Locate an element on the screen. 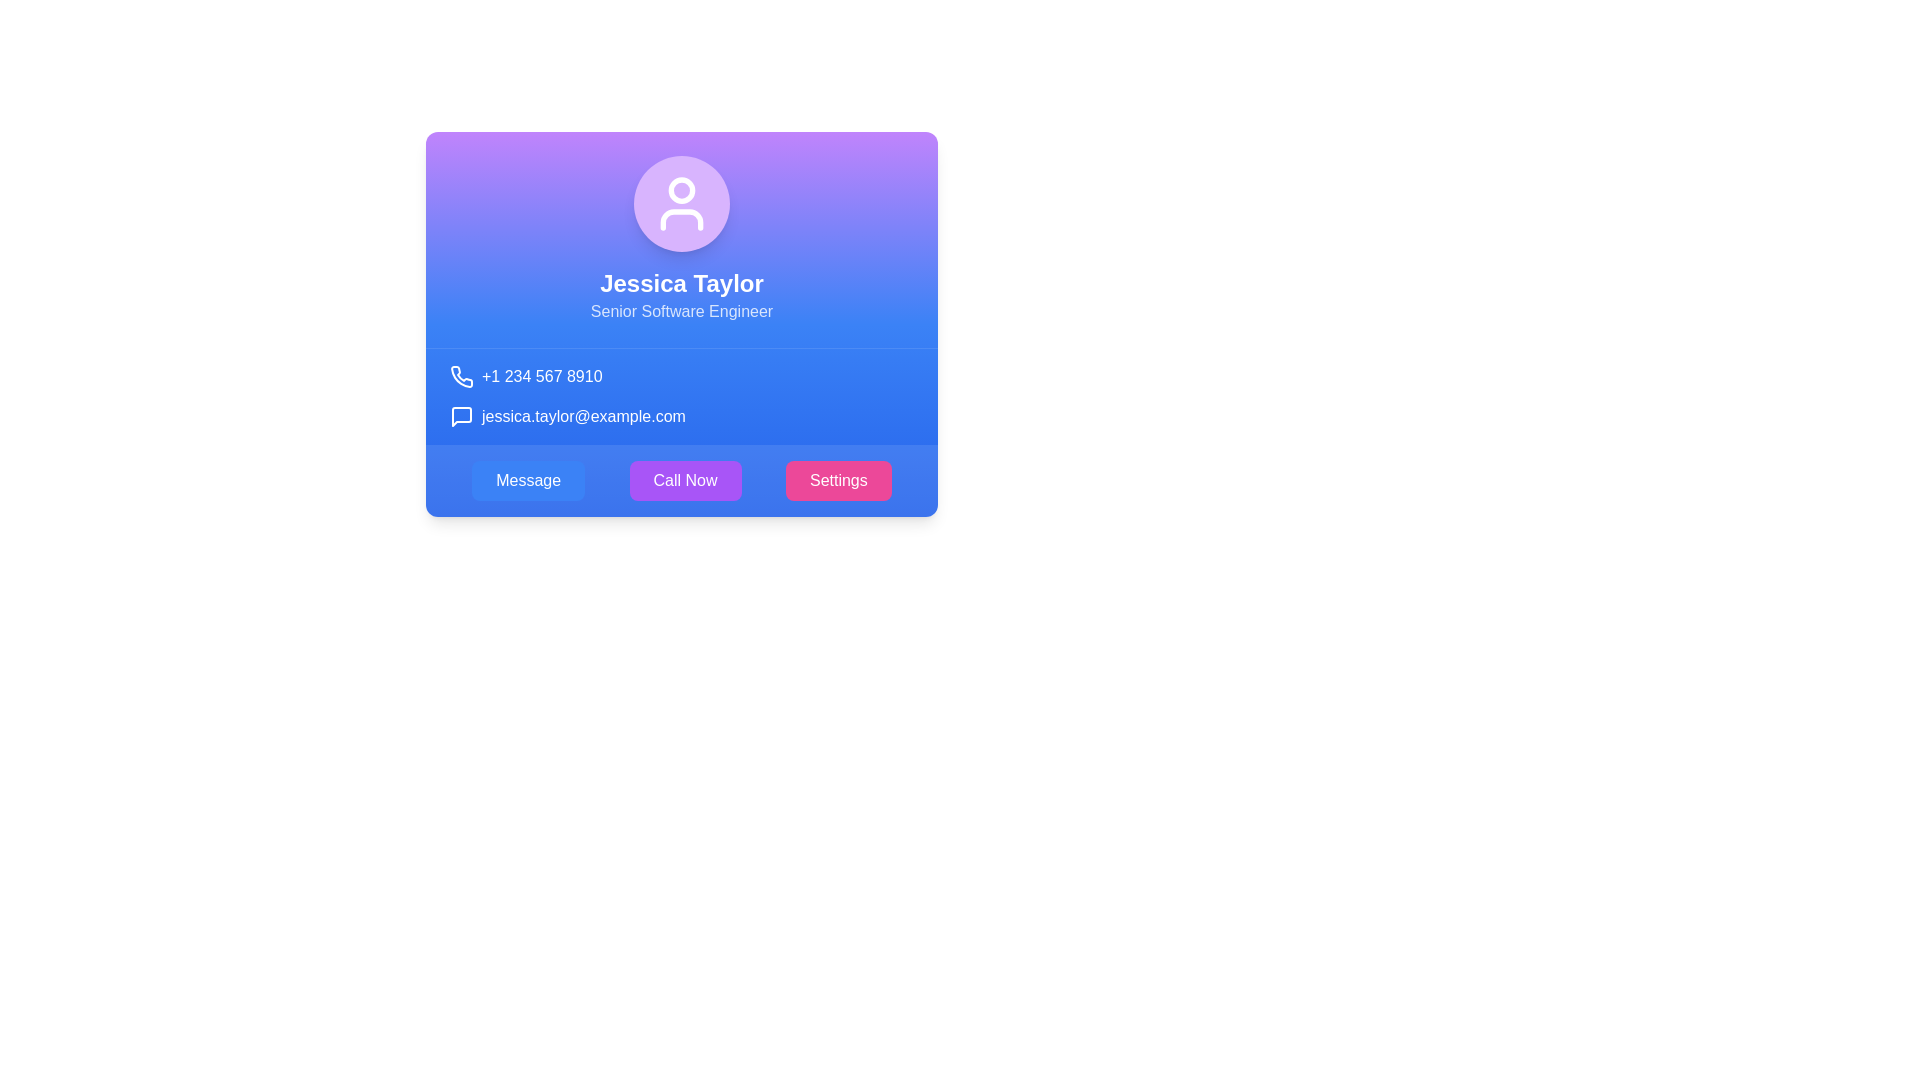  the text label displaying 'Senior Software Engineer' located below 'Jessica Taylor' within the card interface is located at coordinates (681, 312).